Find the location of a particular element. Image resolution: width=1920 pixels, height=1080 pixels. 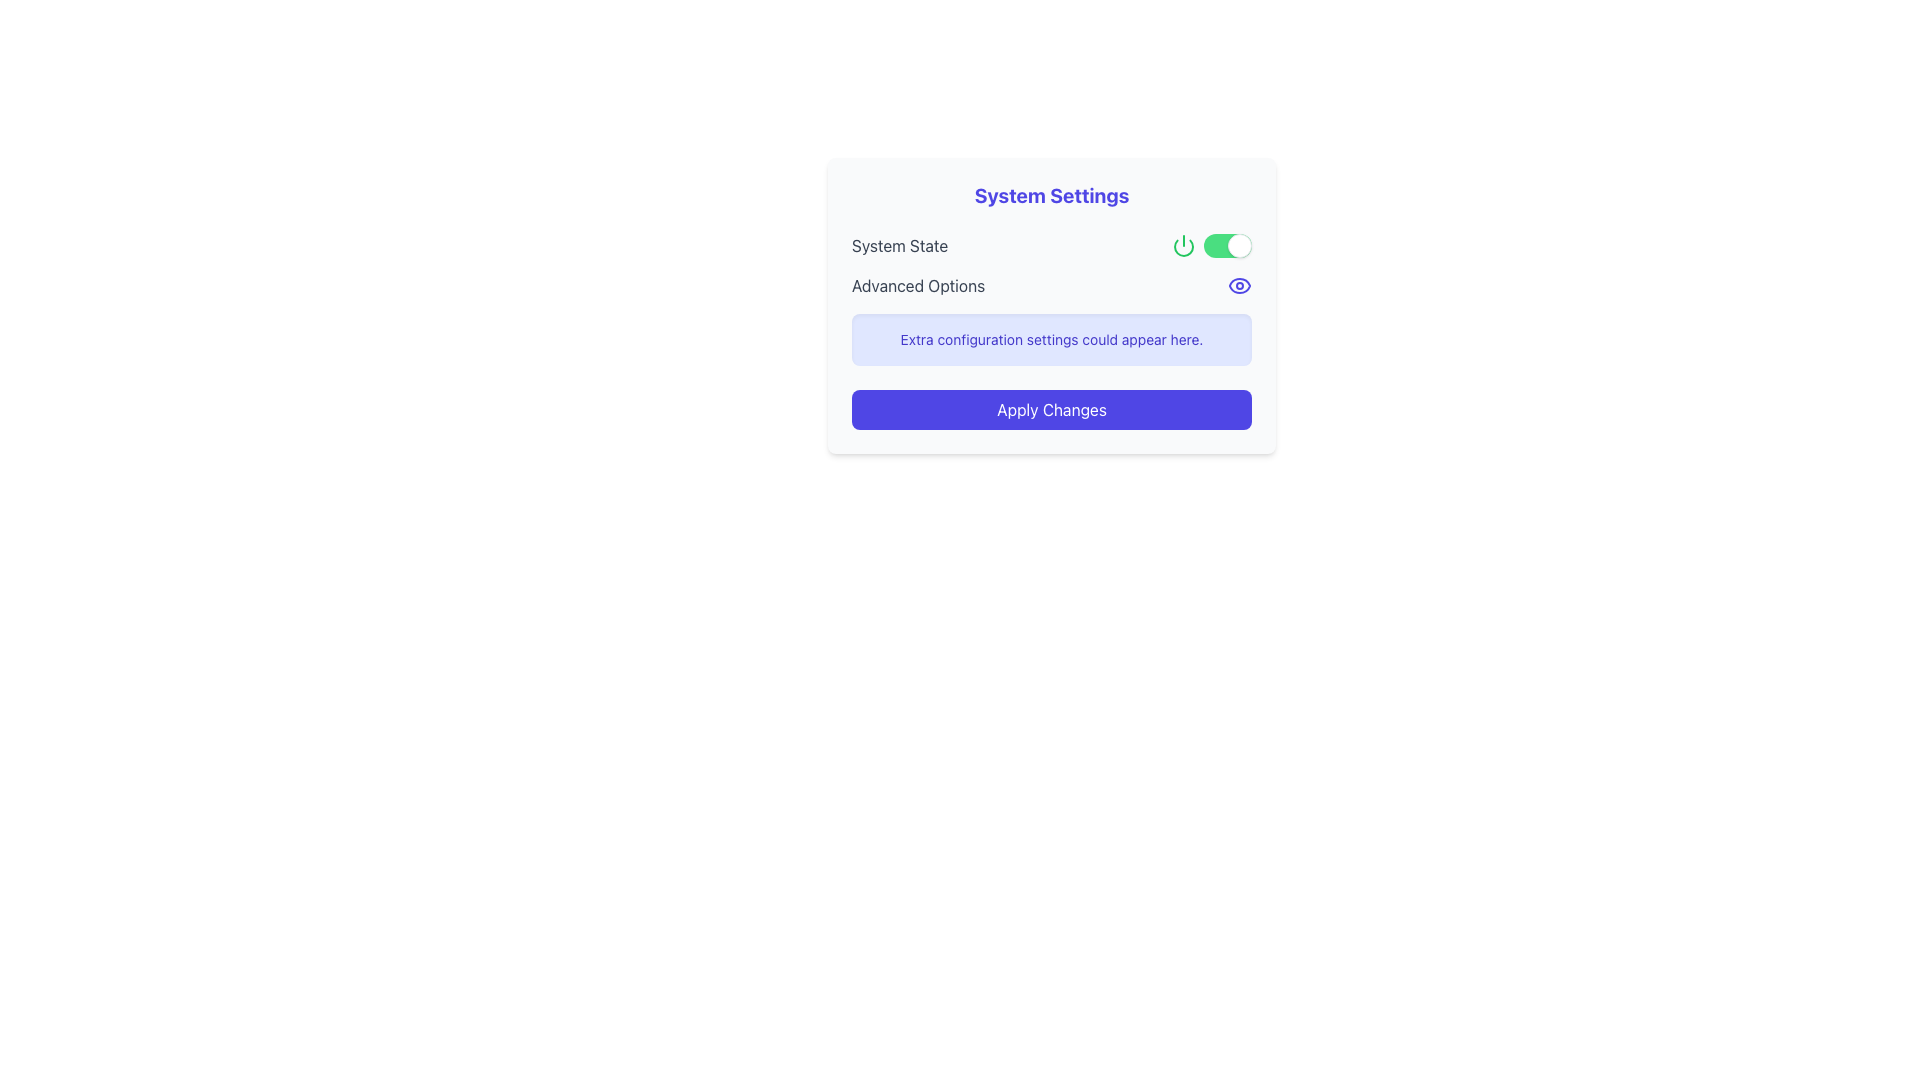

informational text block with a light indigo background that contains the message 'Extra configuration settings could appear here.' located beneath the 'Advanced Options' section is located at coordinates (1050, 338).